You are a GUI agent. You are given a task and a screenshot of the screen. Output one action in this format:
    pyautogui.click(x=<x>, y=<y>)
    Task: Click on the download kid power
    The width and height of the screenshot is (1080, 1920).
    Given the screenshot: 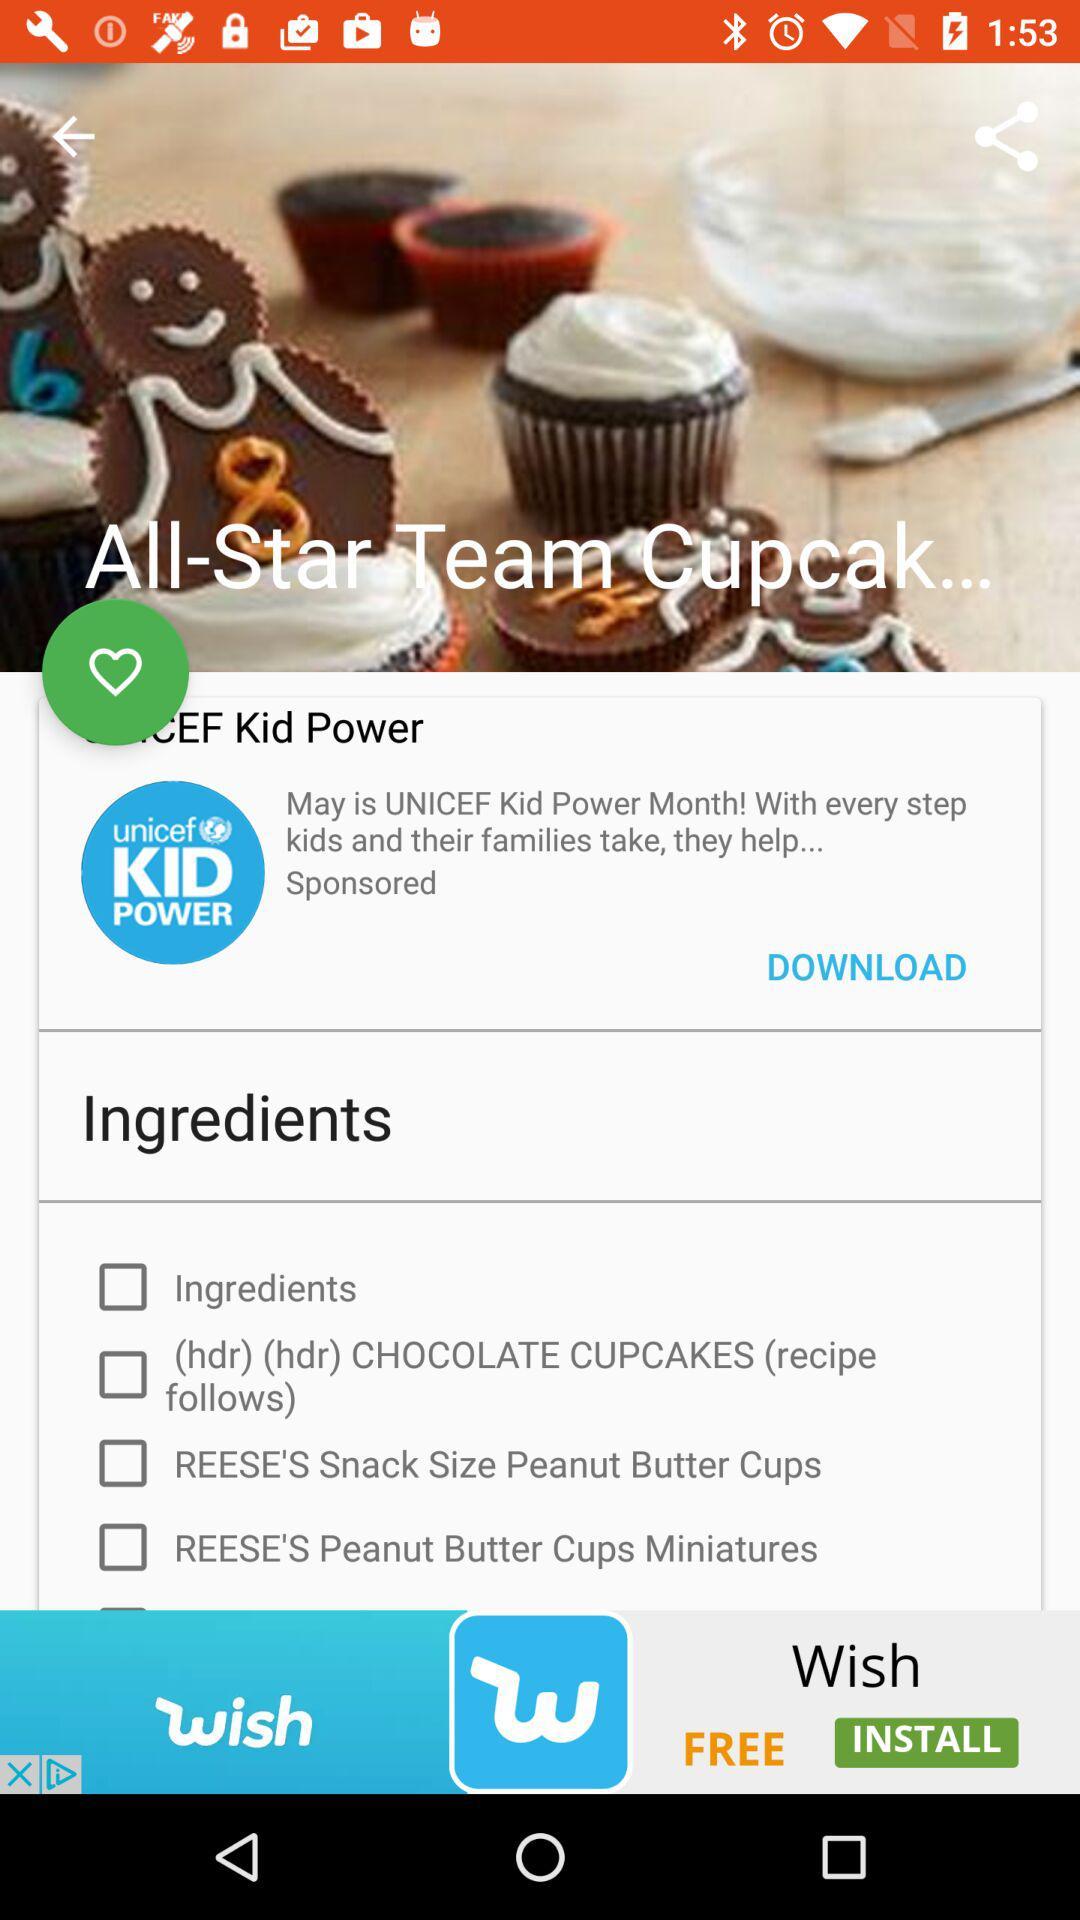 What is the action you would take?
    pyautogui.click(x=171, y=872)
    